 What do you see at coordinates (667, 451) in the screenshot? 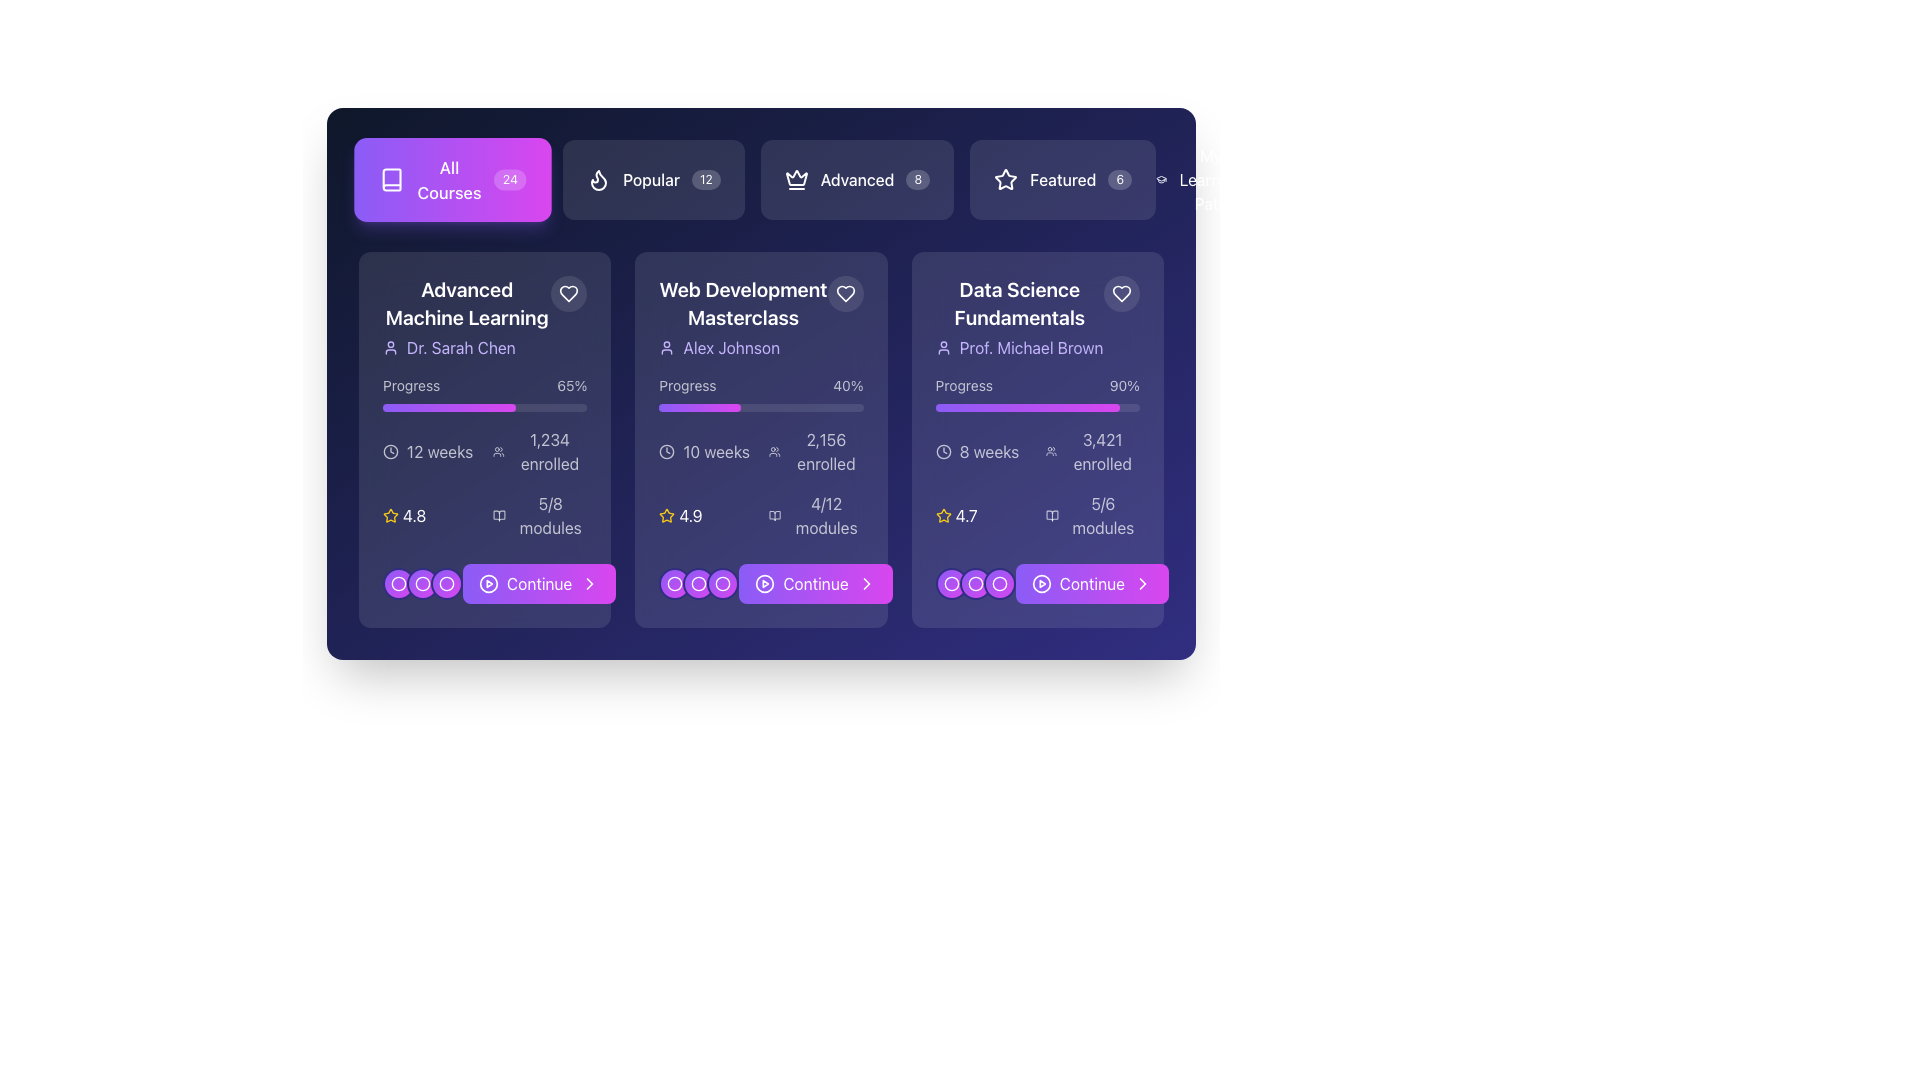
I see `the central SVG Circle element within the clock icon in the 'Web Development Masterclass' section of the interface` at bounding box center [667, 451].